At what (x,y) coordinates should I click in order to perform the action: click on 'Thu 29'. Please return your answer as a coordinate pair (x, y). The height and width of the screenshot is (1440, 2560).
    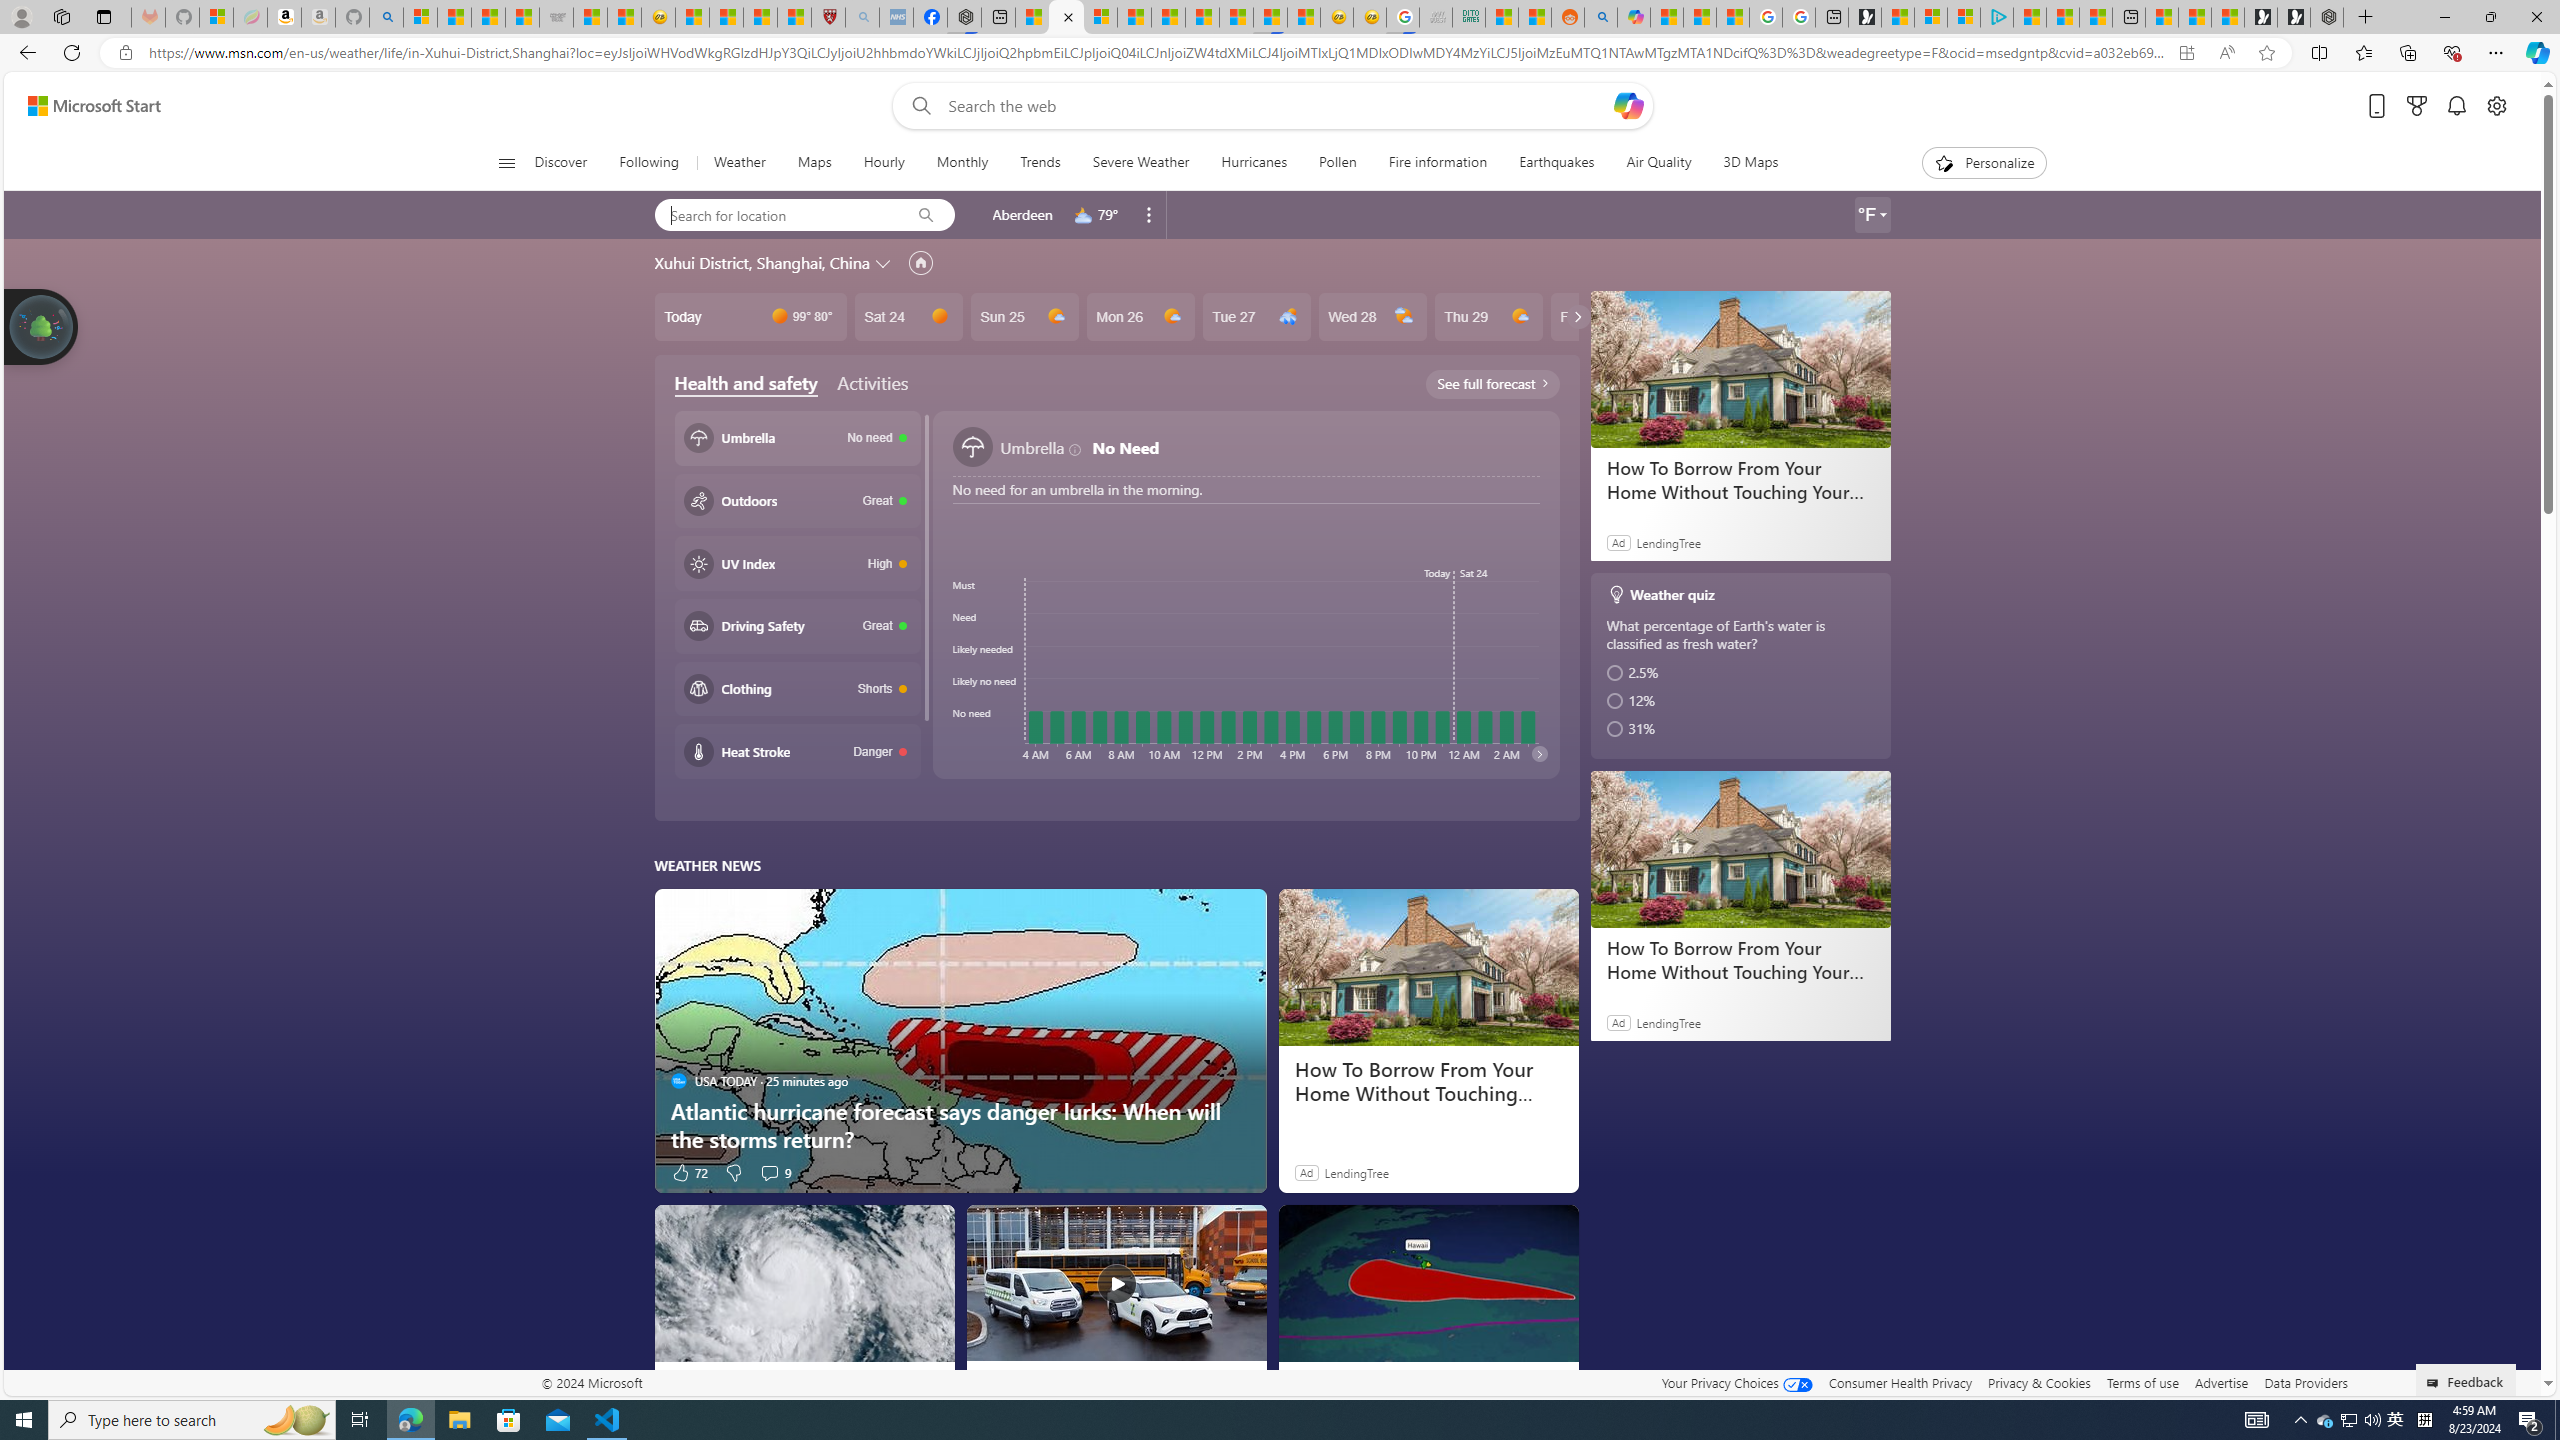
    Looking at the image, I should click on (1487, 315).